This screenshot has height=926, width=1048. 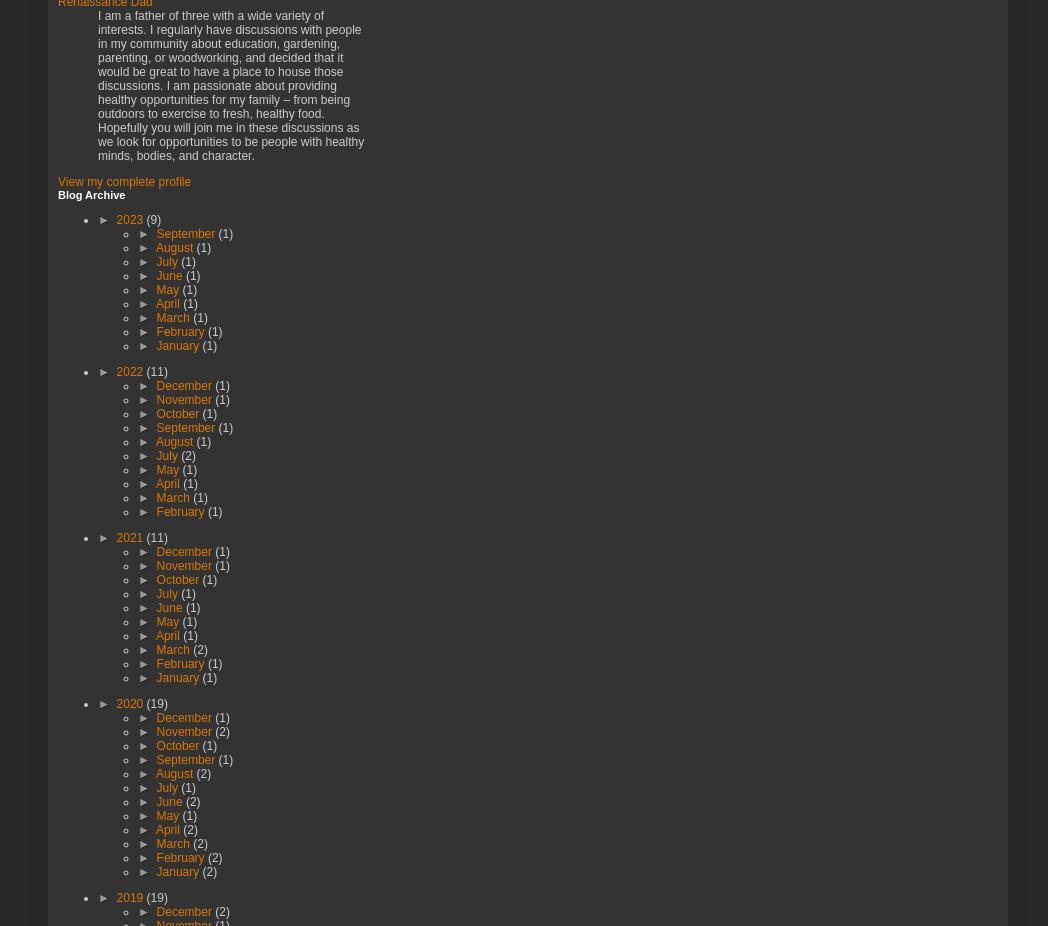 What do you see at coordinates (130, 704) in the screenshot?
I see `'2020'` at bounding box center [130, 704].